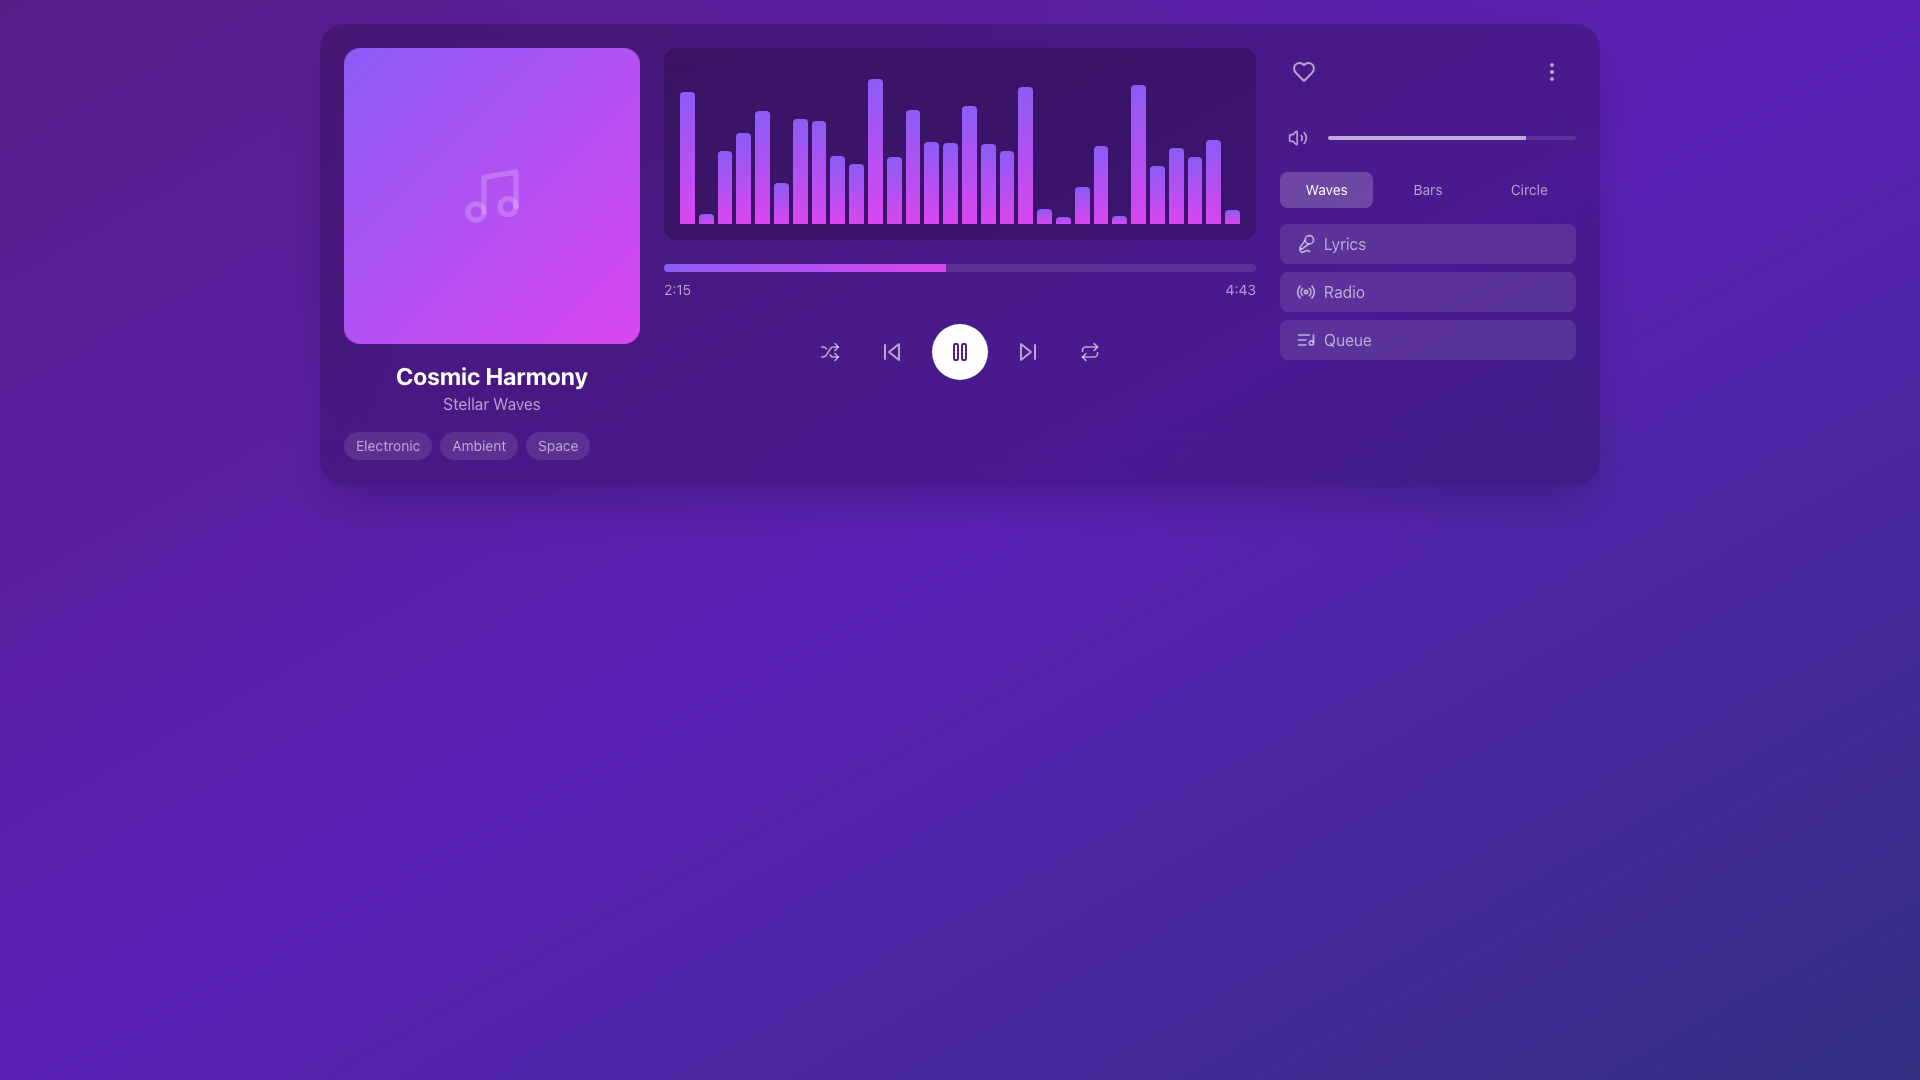  I want to click on the 14th bar in the visual equalizer display, which is a vertical rectangle with a gradient background transitioning from fuchsia at the bottom to violet at the top and has rounded top corners, so click(930, 183).